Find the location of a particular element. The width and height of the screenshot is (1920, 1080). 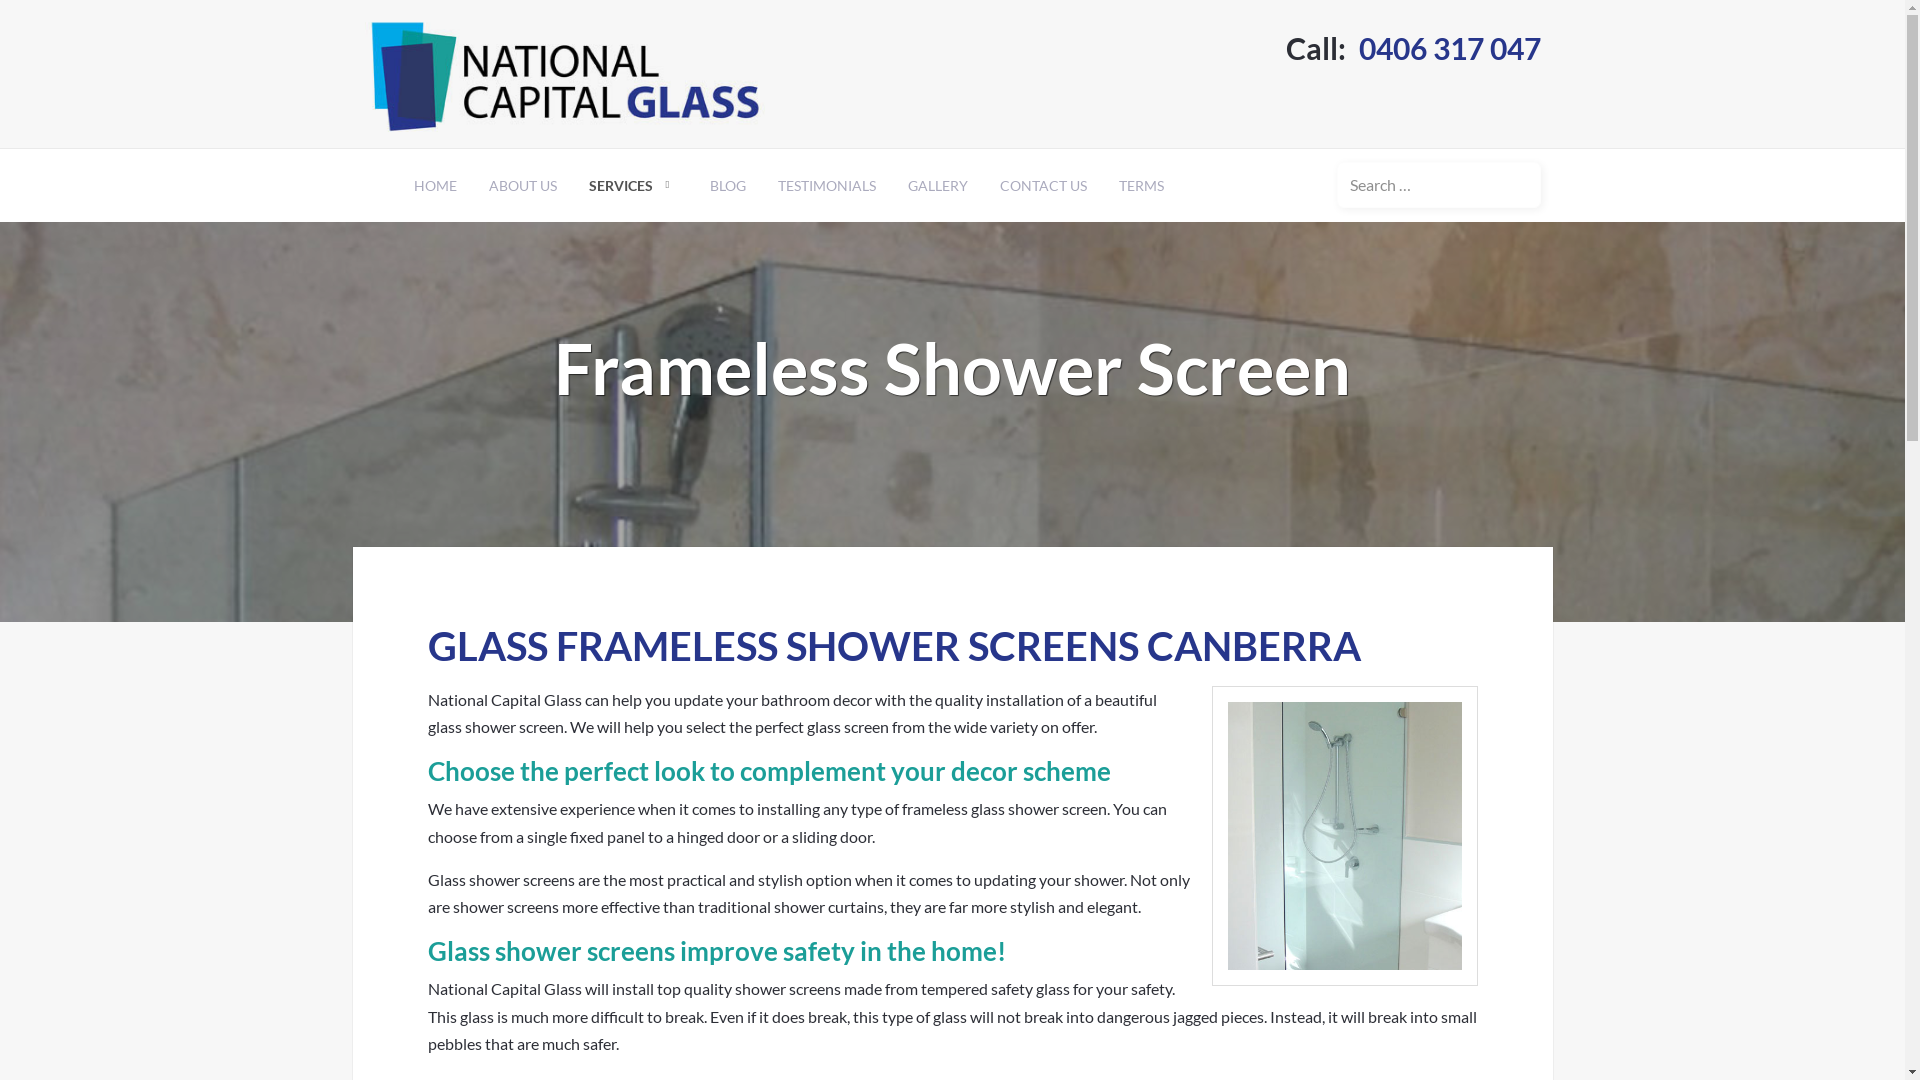

'SERVICES' is located at coordinates (631, 185).